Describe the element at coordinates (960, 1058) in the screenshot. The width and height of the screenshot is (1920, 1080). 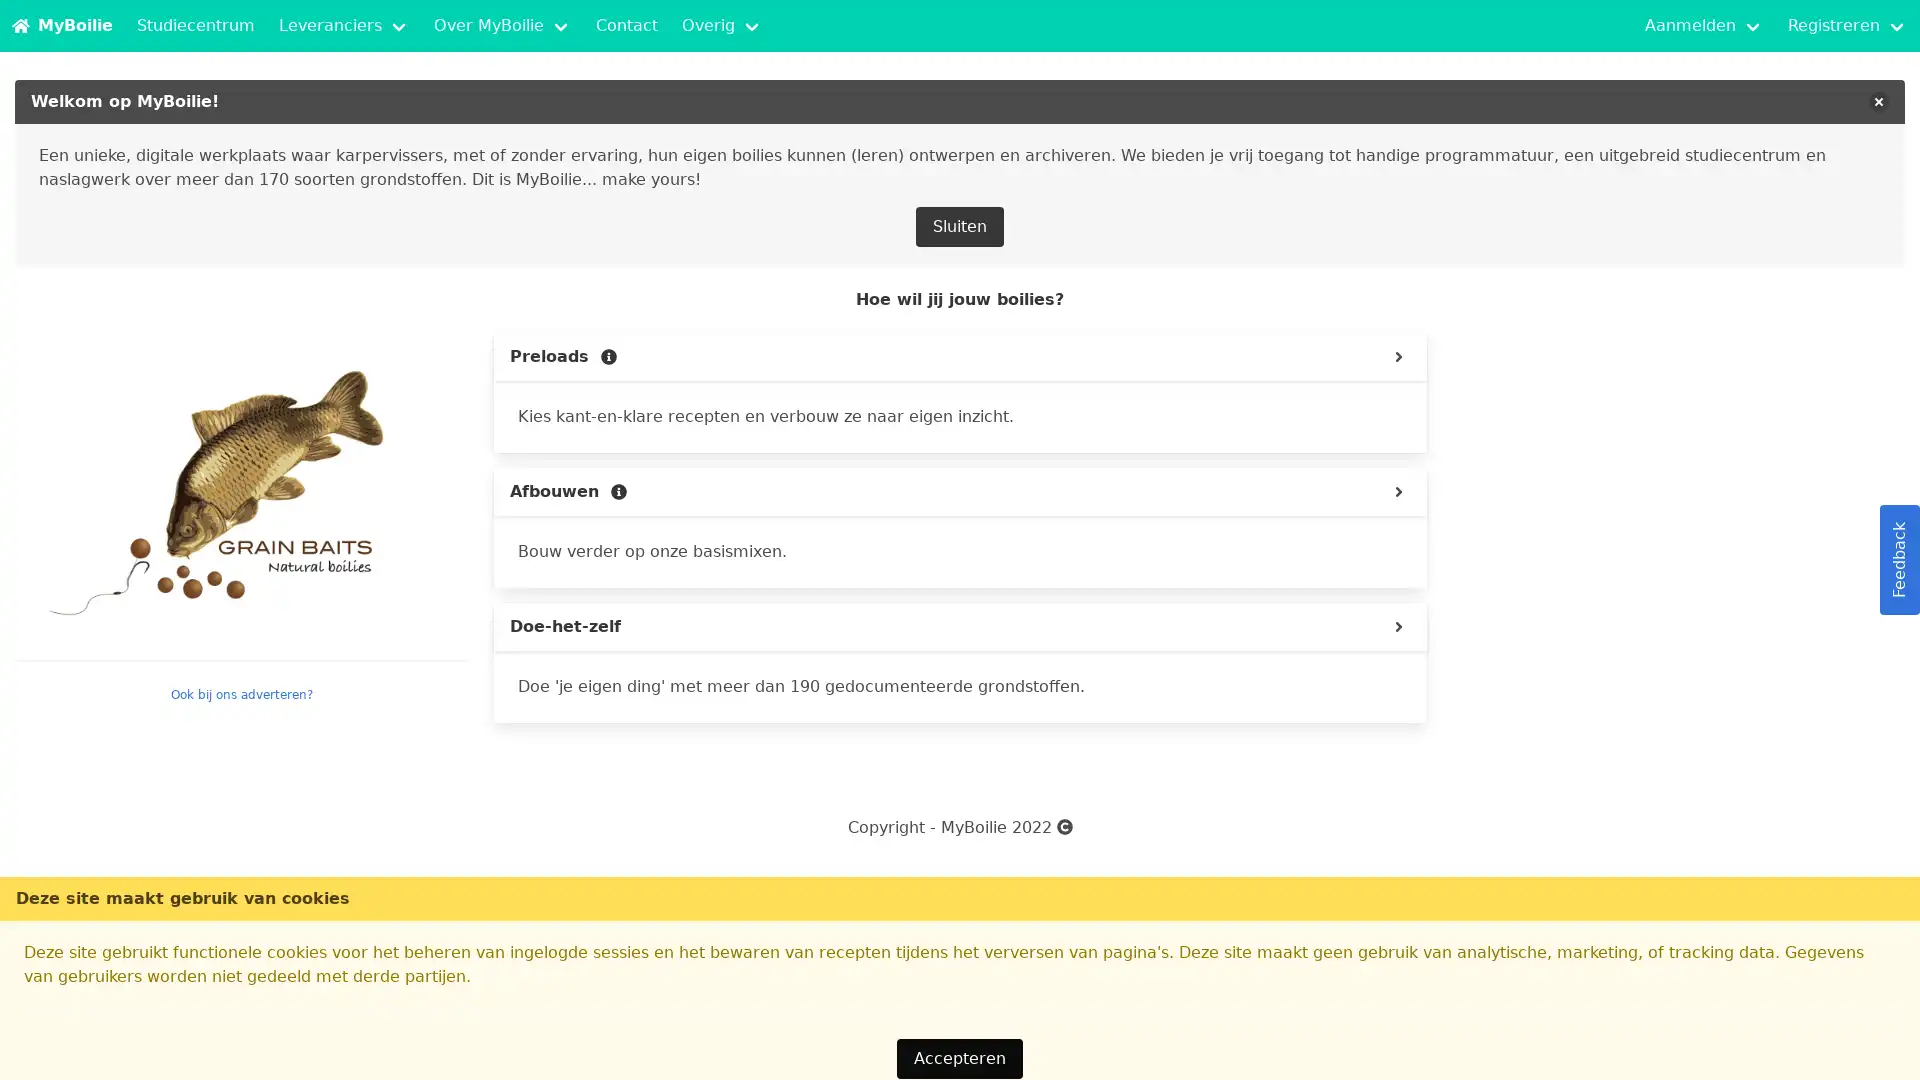
I see `Accepteren` at that location.